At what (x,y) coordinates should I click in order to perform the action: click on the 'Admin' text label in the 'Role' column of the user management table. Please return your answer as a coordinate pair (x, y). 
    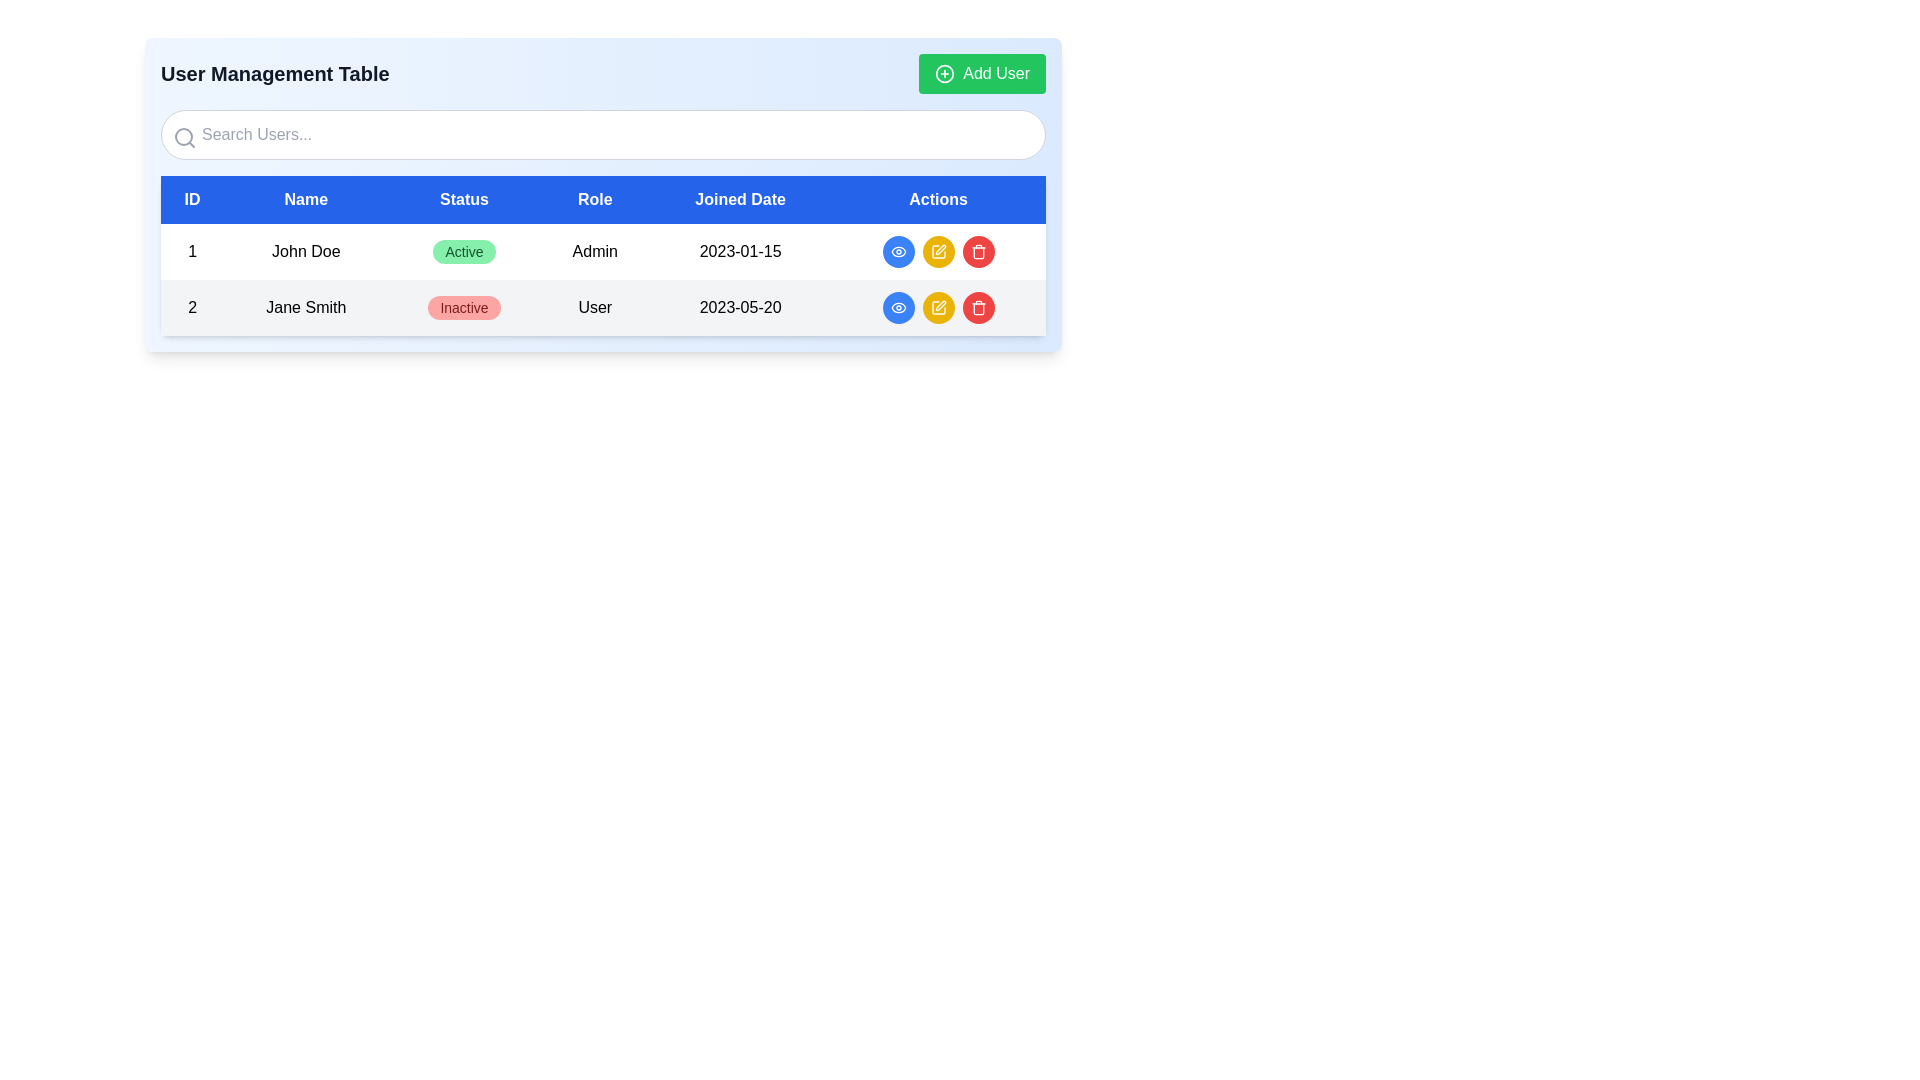
    Looking at the image, I should click on (594, 250).